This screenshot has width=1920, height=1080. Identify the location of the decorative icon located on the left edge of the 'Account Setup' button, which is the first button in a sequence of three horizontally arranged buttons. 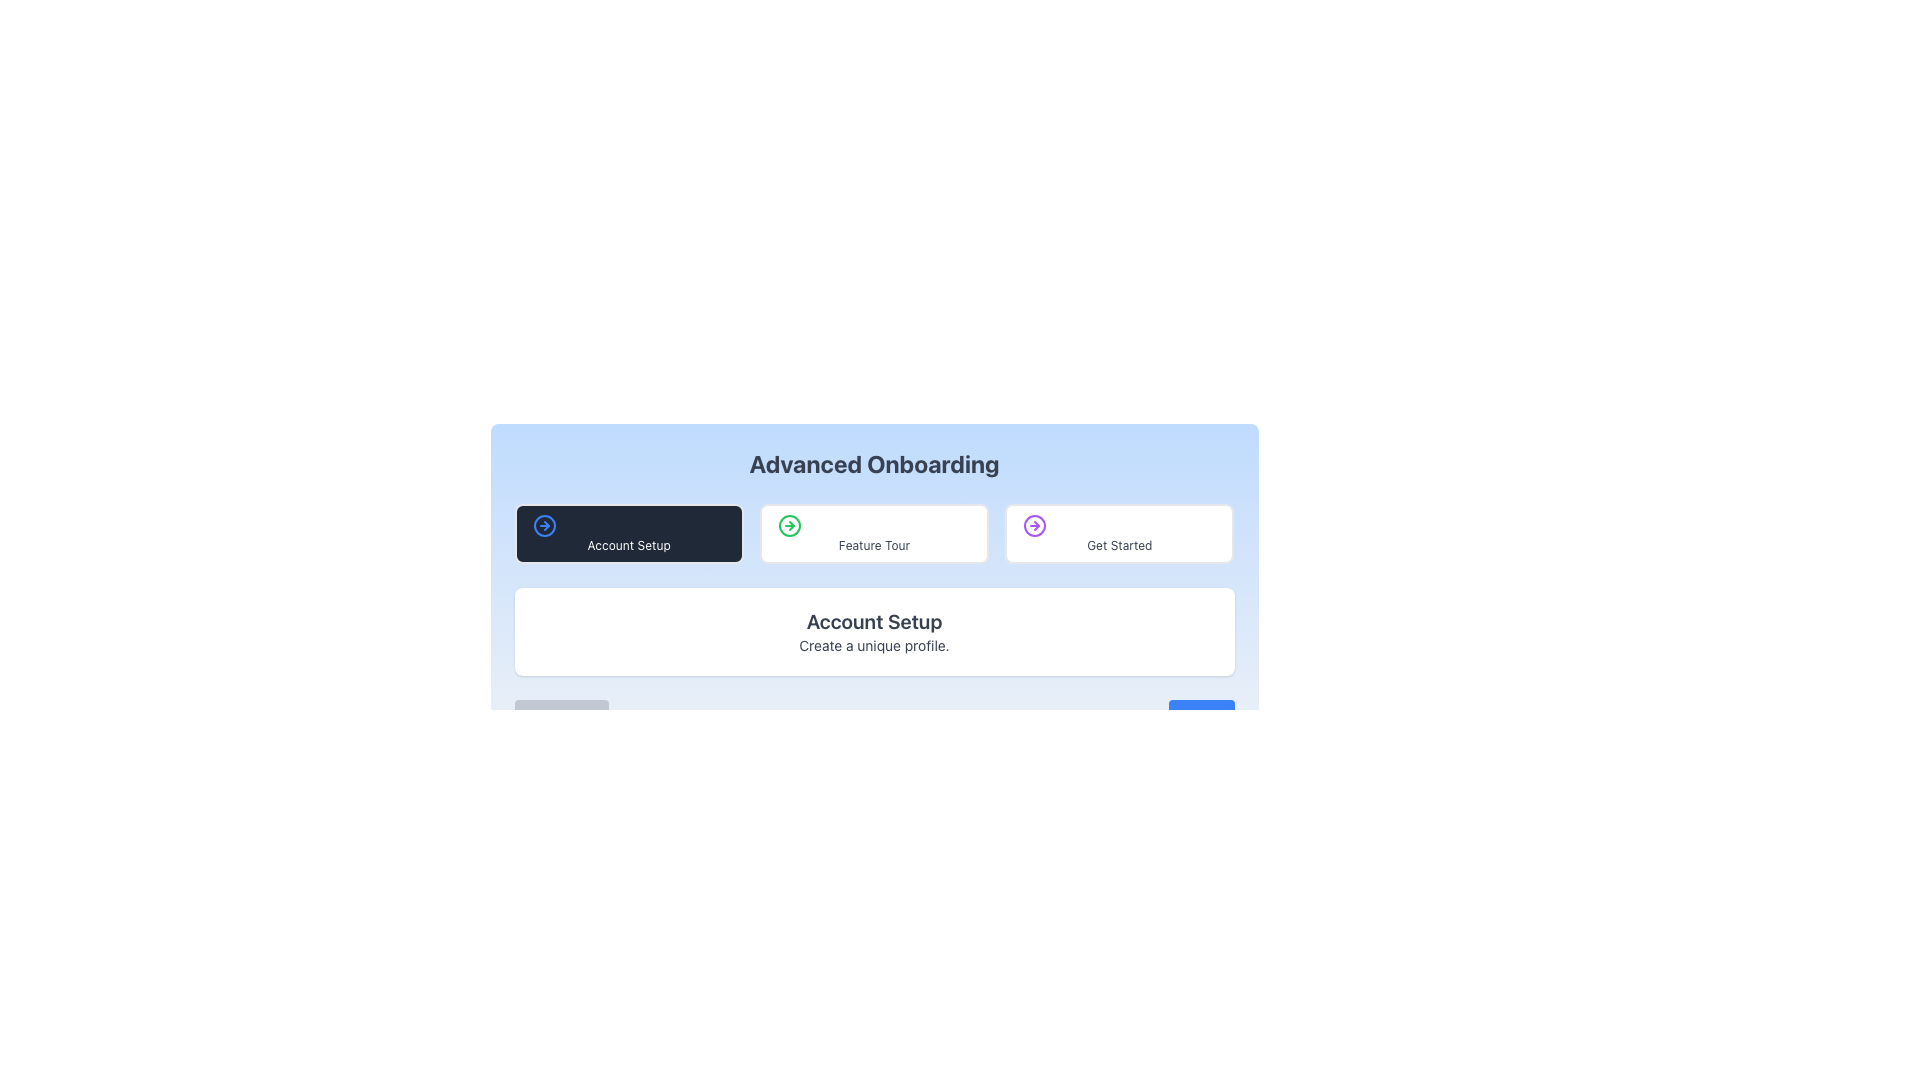
(544, 524).